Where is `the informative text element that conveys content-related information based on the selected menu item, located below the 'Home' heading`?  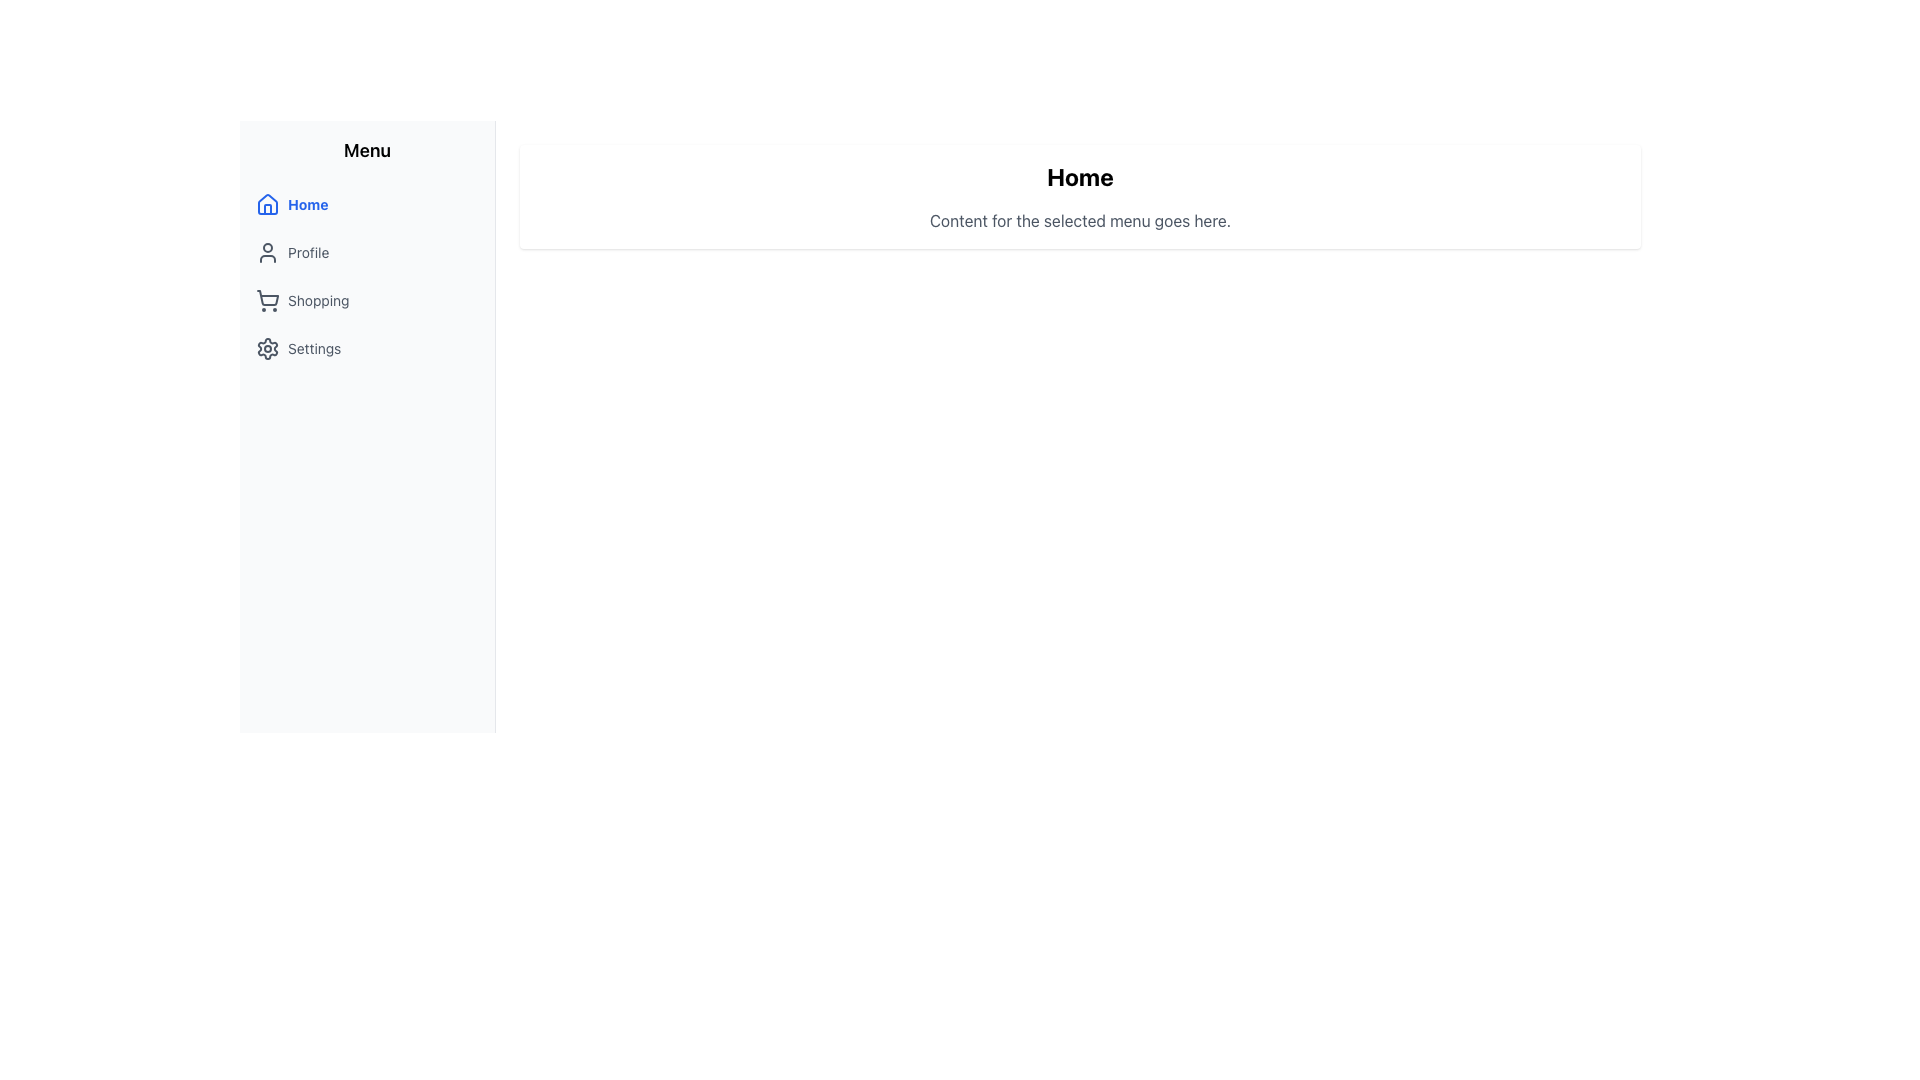 the informative text element that conveys content-related information based on the selected menu item, located below the 'Home' heading is located at coordinates (1079, 220).